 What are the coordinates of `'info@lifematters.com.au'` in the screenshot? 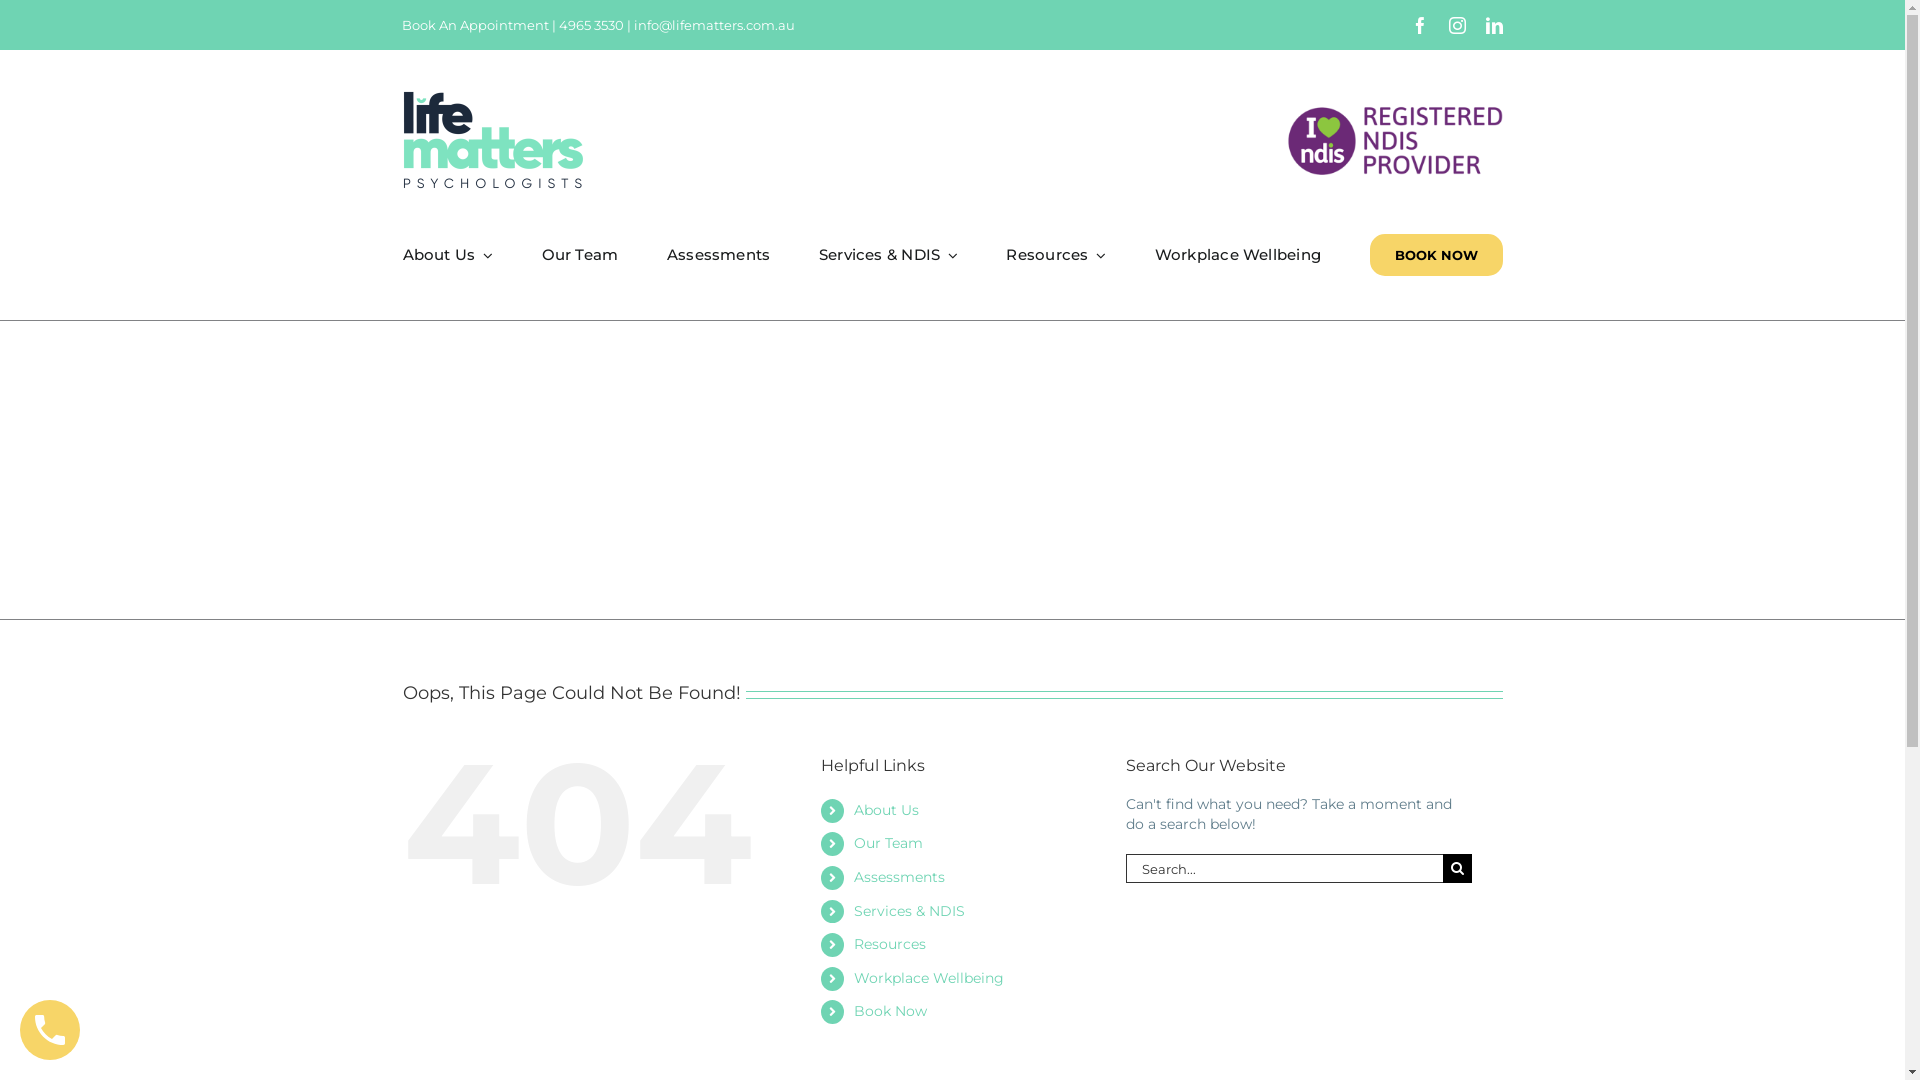 It's located at (714, 24).